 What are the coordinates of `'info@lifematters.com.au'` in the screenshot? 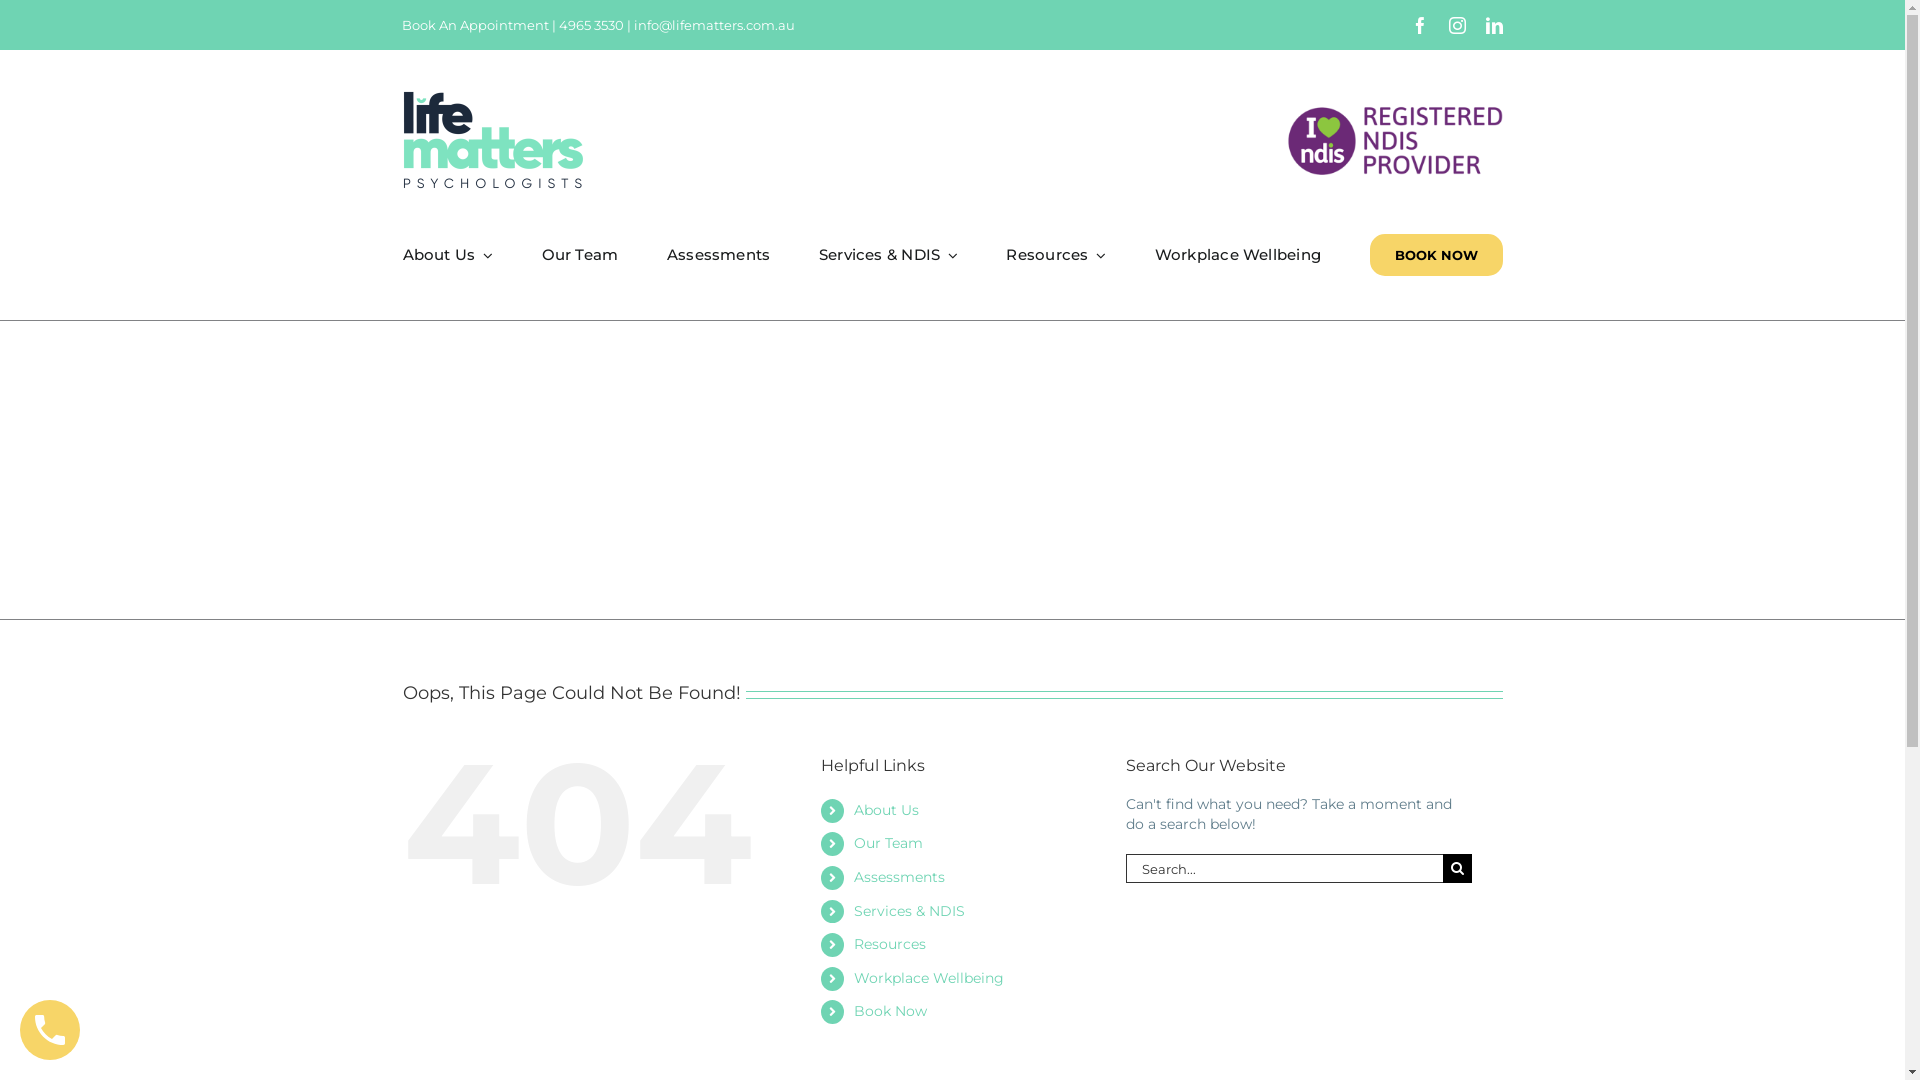 It's located at (714, 24).